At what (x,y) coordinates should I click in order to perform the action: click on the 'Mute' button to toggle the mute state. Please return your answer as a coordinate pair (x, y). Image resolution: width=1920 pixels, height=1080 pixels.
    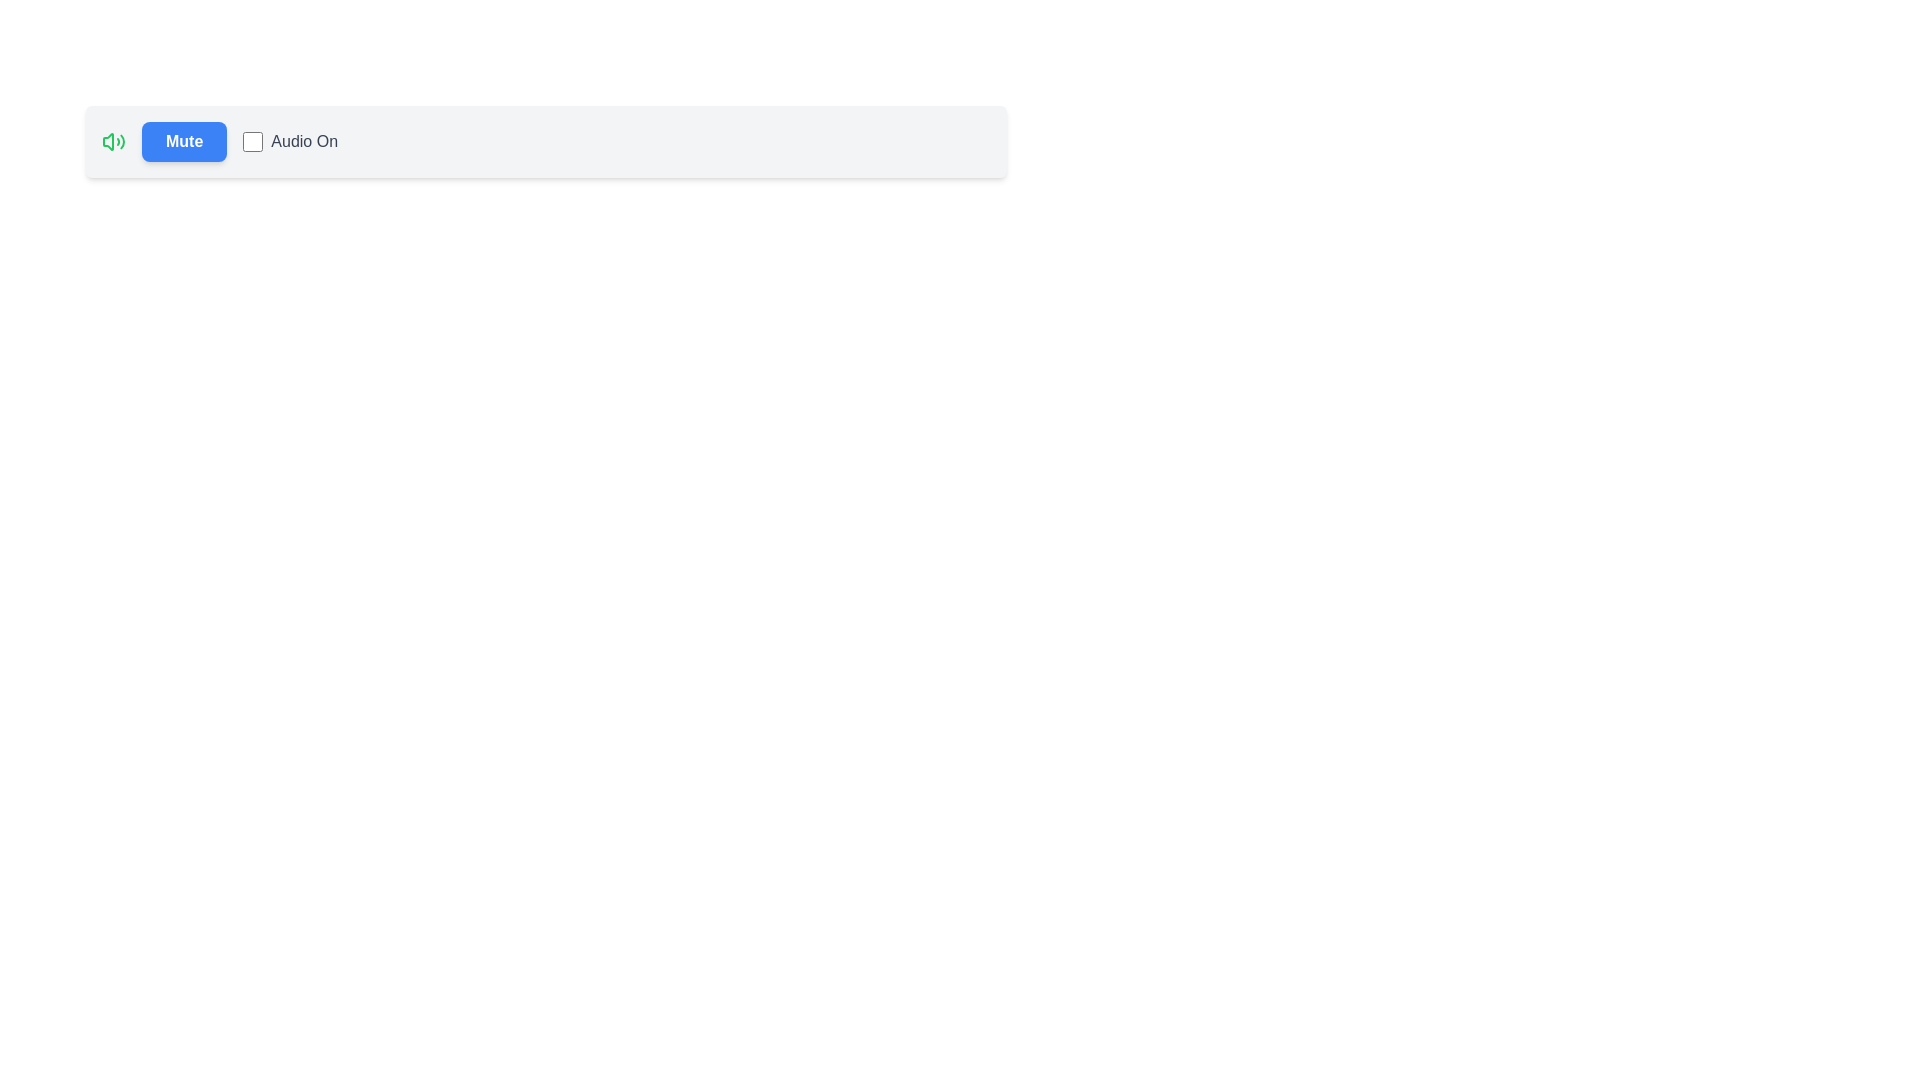
    Looking at the image, I should click on (184, 141).